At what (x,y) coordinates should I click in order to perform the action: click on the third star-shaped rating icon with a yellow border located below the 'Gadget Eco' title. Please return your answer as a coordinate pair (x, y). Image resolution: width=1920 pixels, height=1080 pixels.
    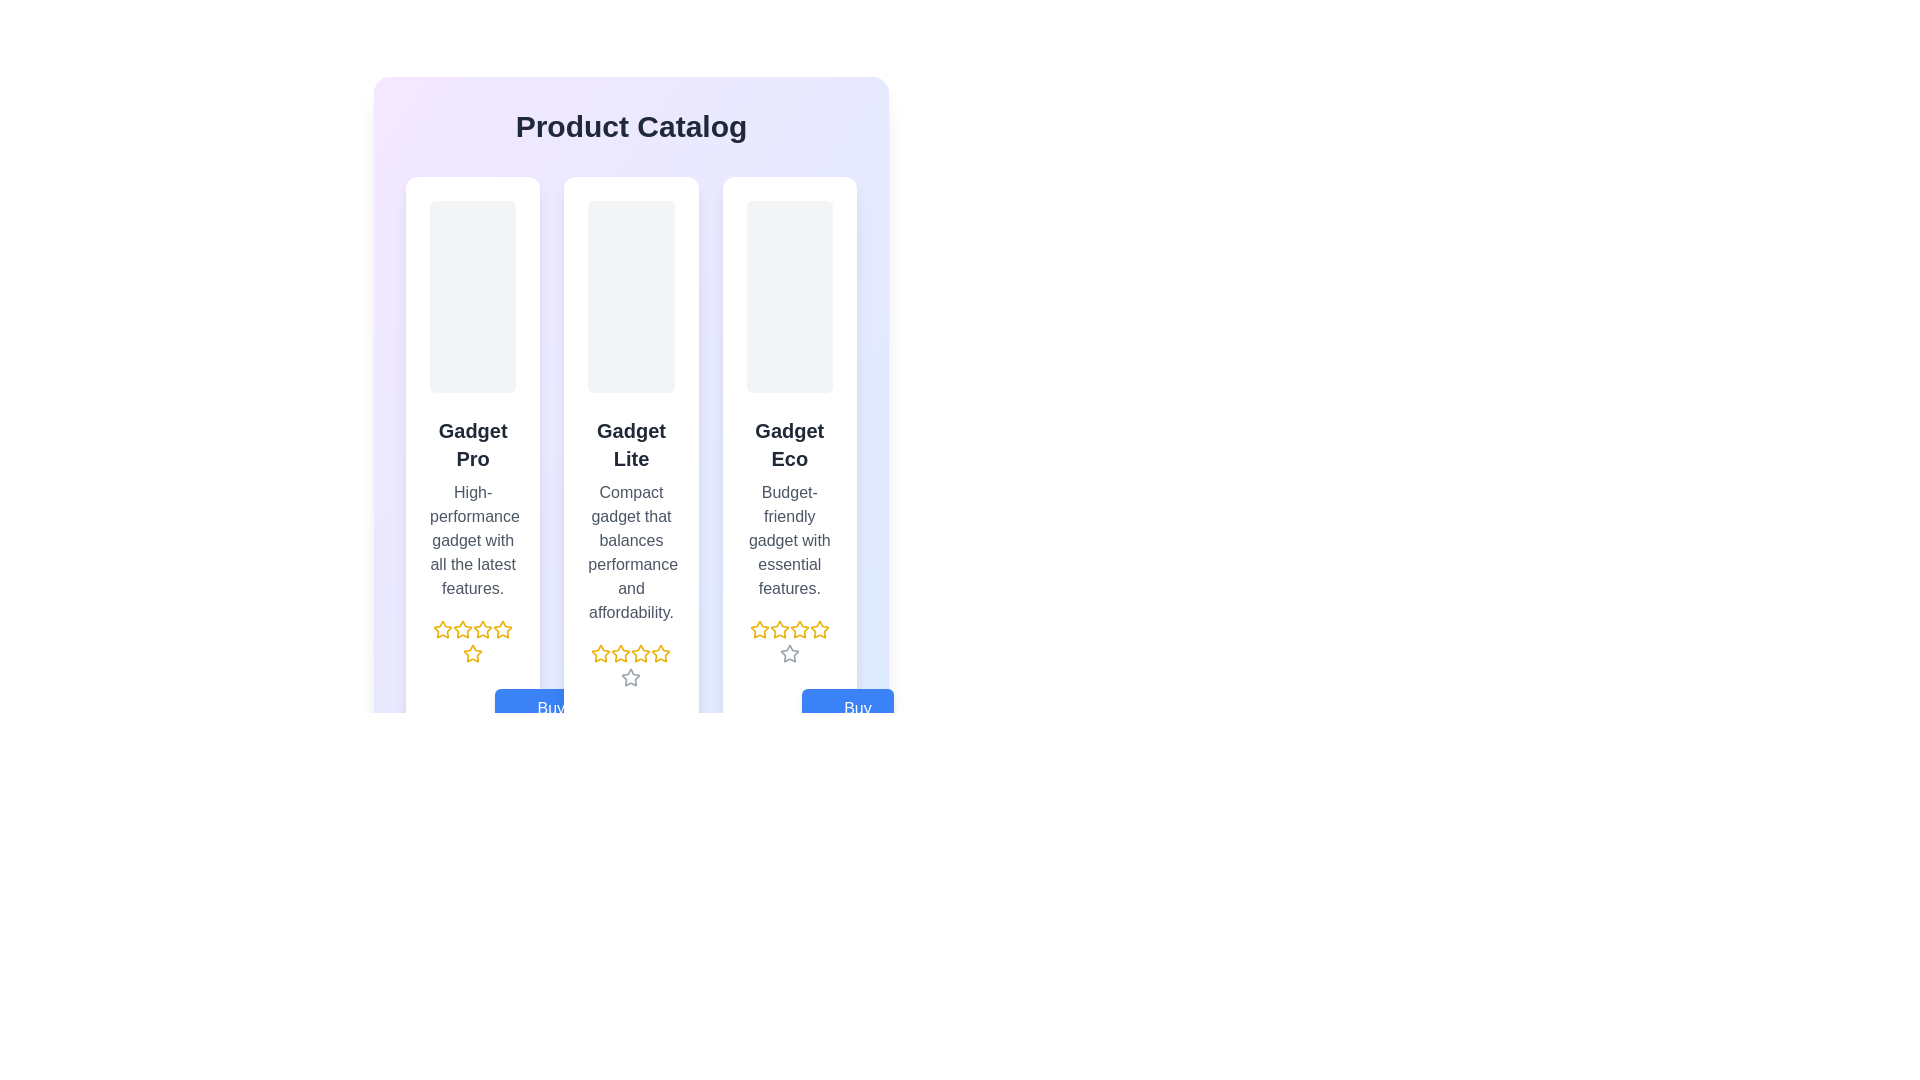
    Looking at the image, I should click on (819, 628).